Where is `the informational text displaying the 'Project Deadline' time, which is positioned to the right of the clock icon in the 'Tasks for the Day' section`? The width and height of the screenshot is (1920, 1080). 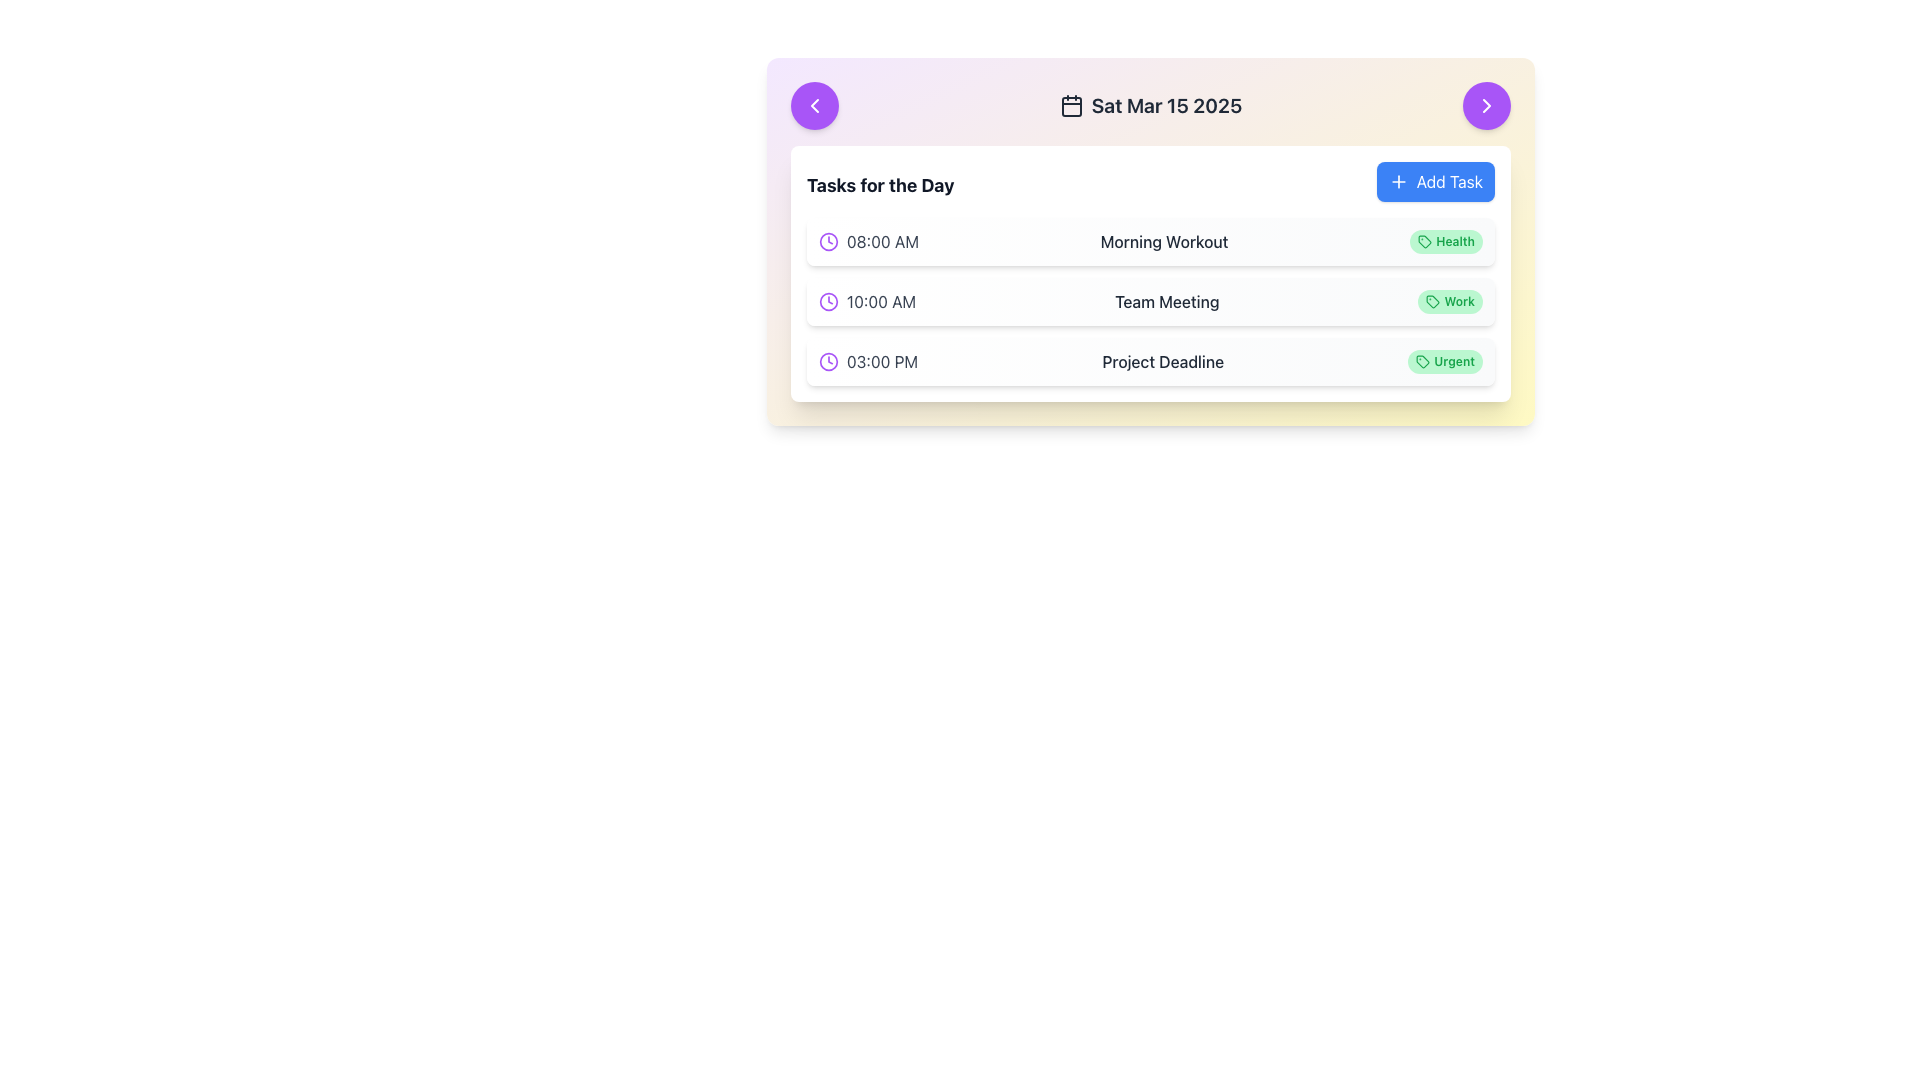 the informational text displaying the 'Project Deadline' time, which is positioned to the right of the clock icon in the 'Tasks for the Day' section is located at coordinates (881, 362).